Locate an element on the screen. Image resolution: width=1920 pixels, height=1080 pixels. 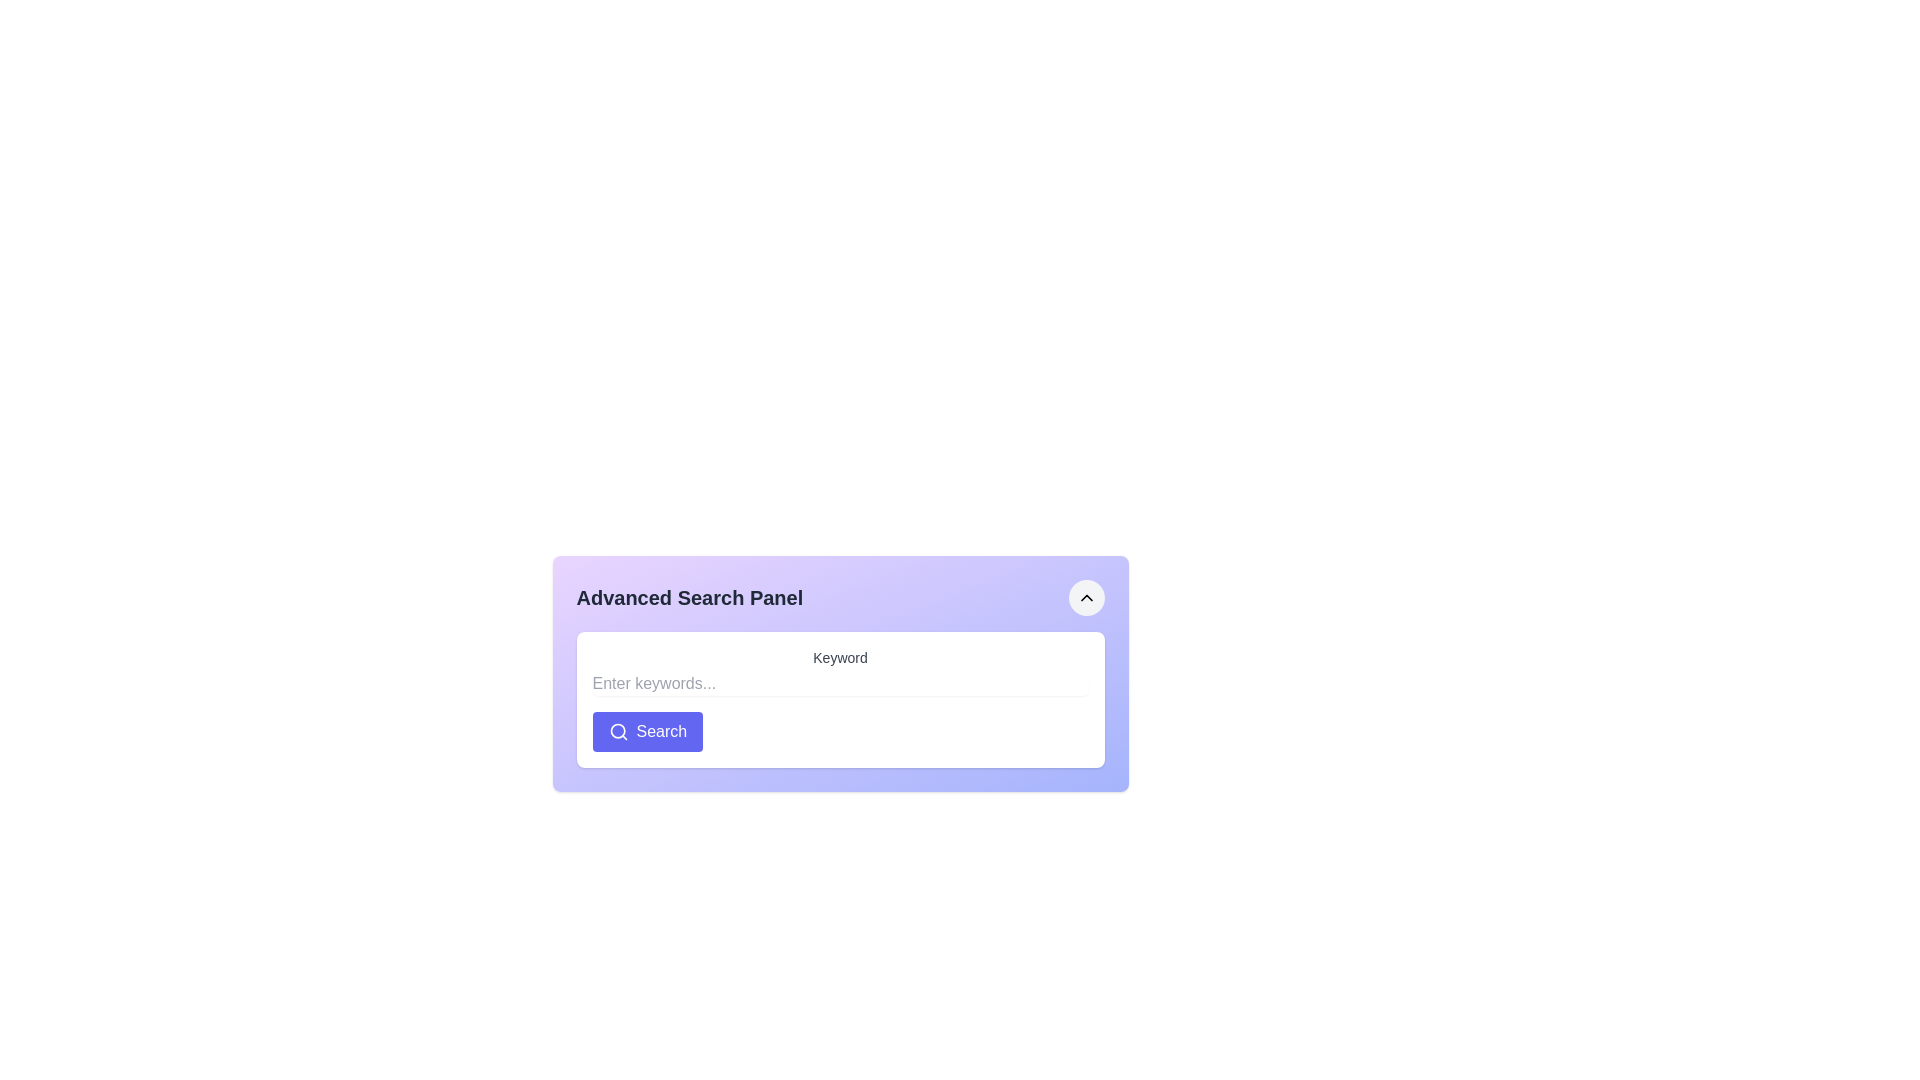
the search button located at the bottom of the white panel, directly below the 'Keyword' input field, to observe a background color change is located at coordinates (647, 732).